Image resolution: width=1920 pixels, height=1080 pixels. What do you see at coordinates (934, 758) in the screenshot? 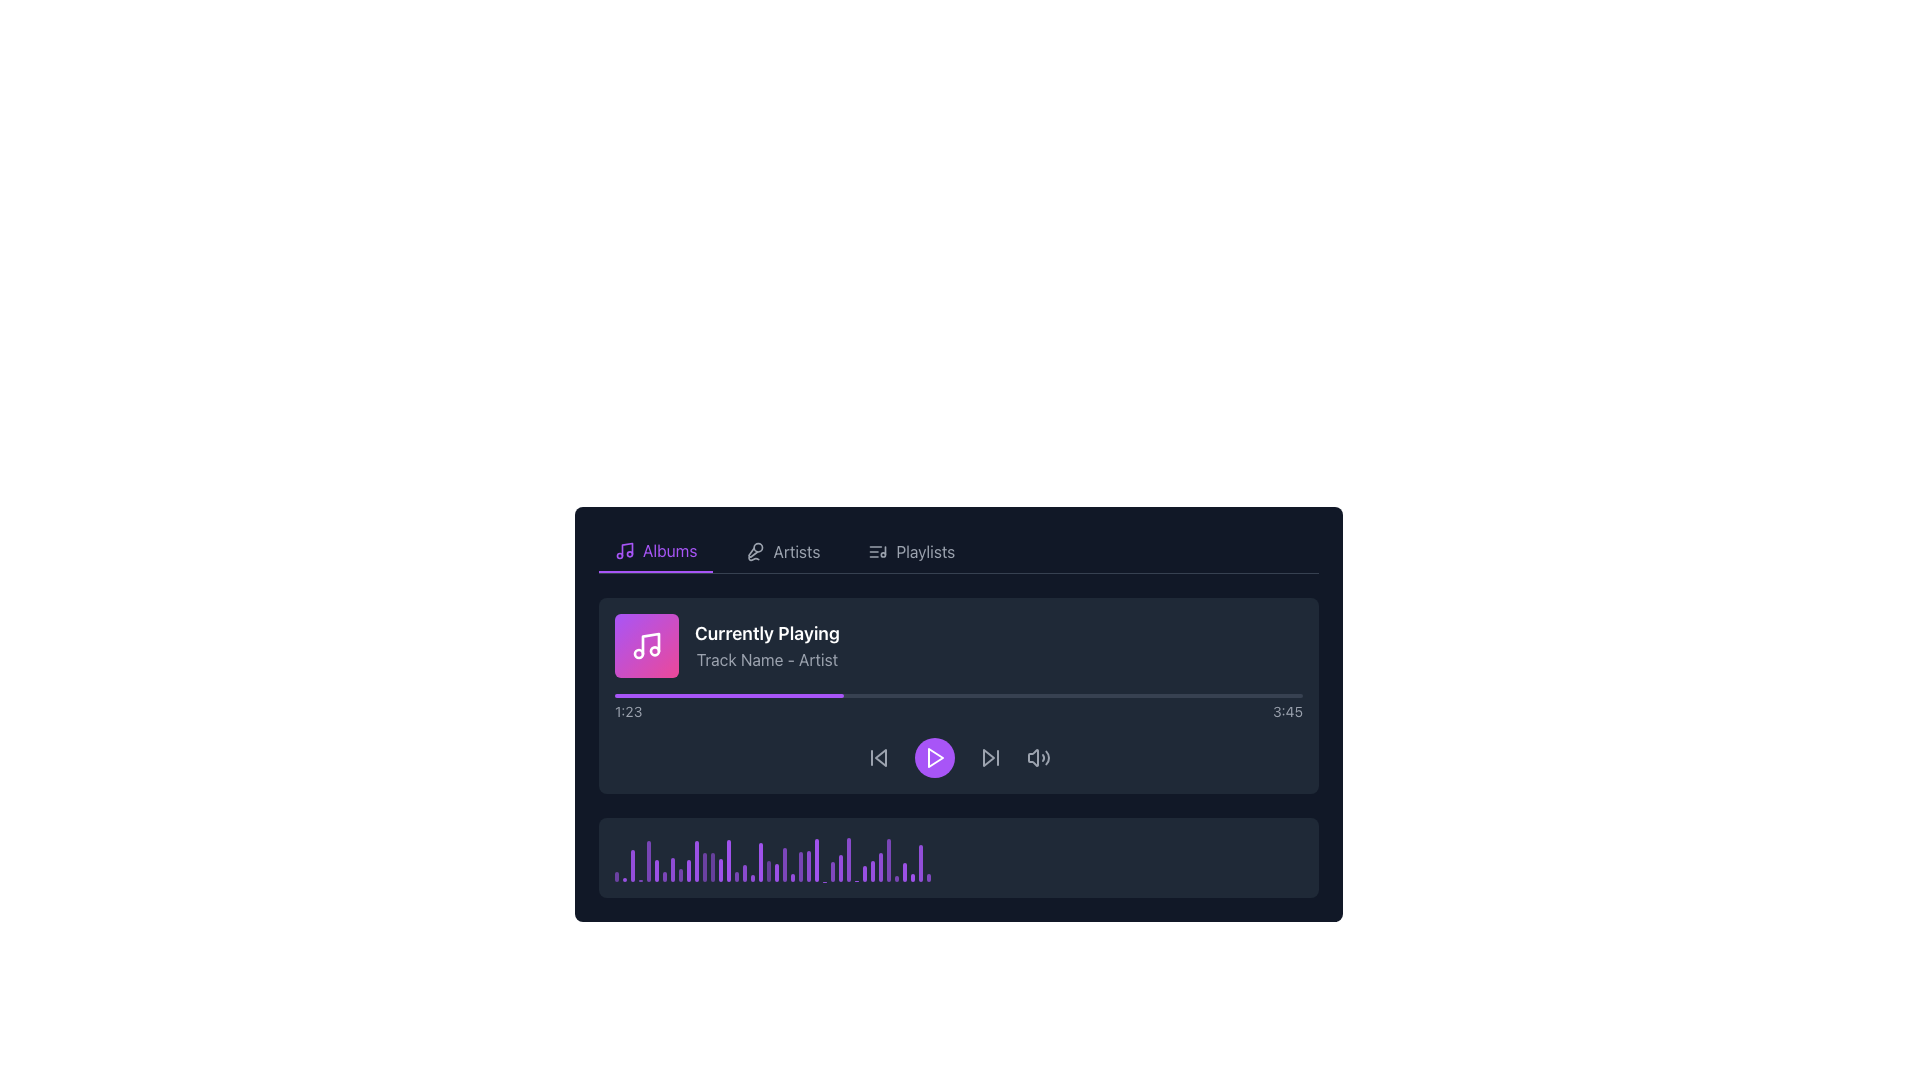
I see `the central play button in the media control section of the music player interface to play or resume media playback` at bounding box center [934, 758].